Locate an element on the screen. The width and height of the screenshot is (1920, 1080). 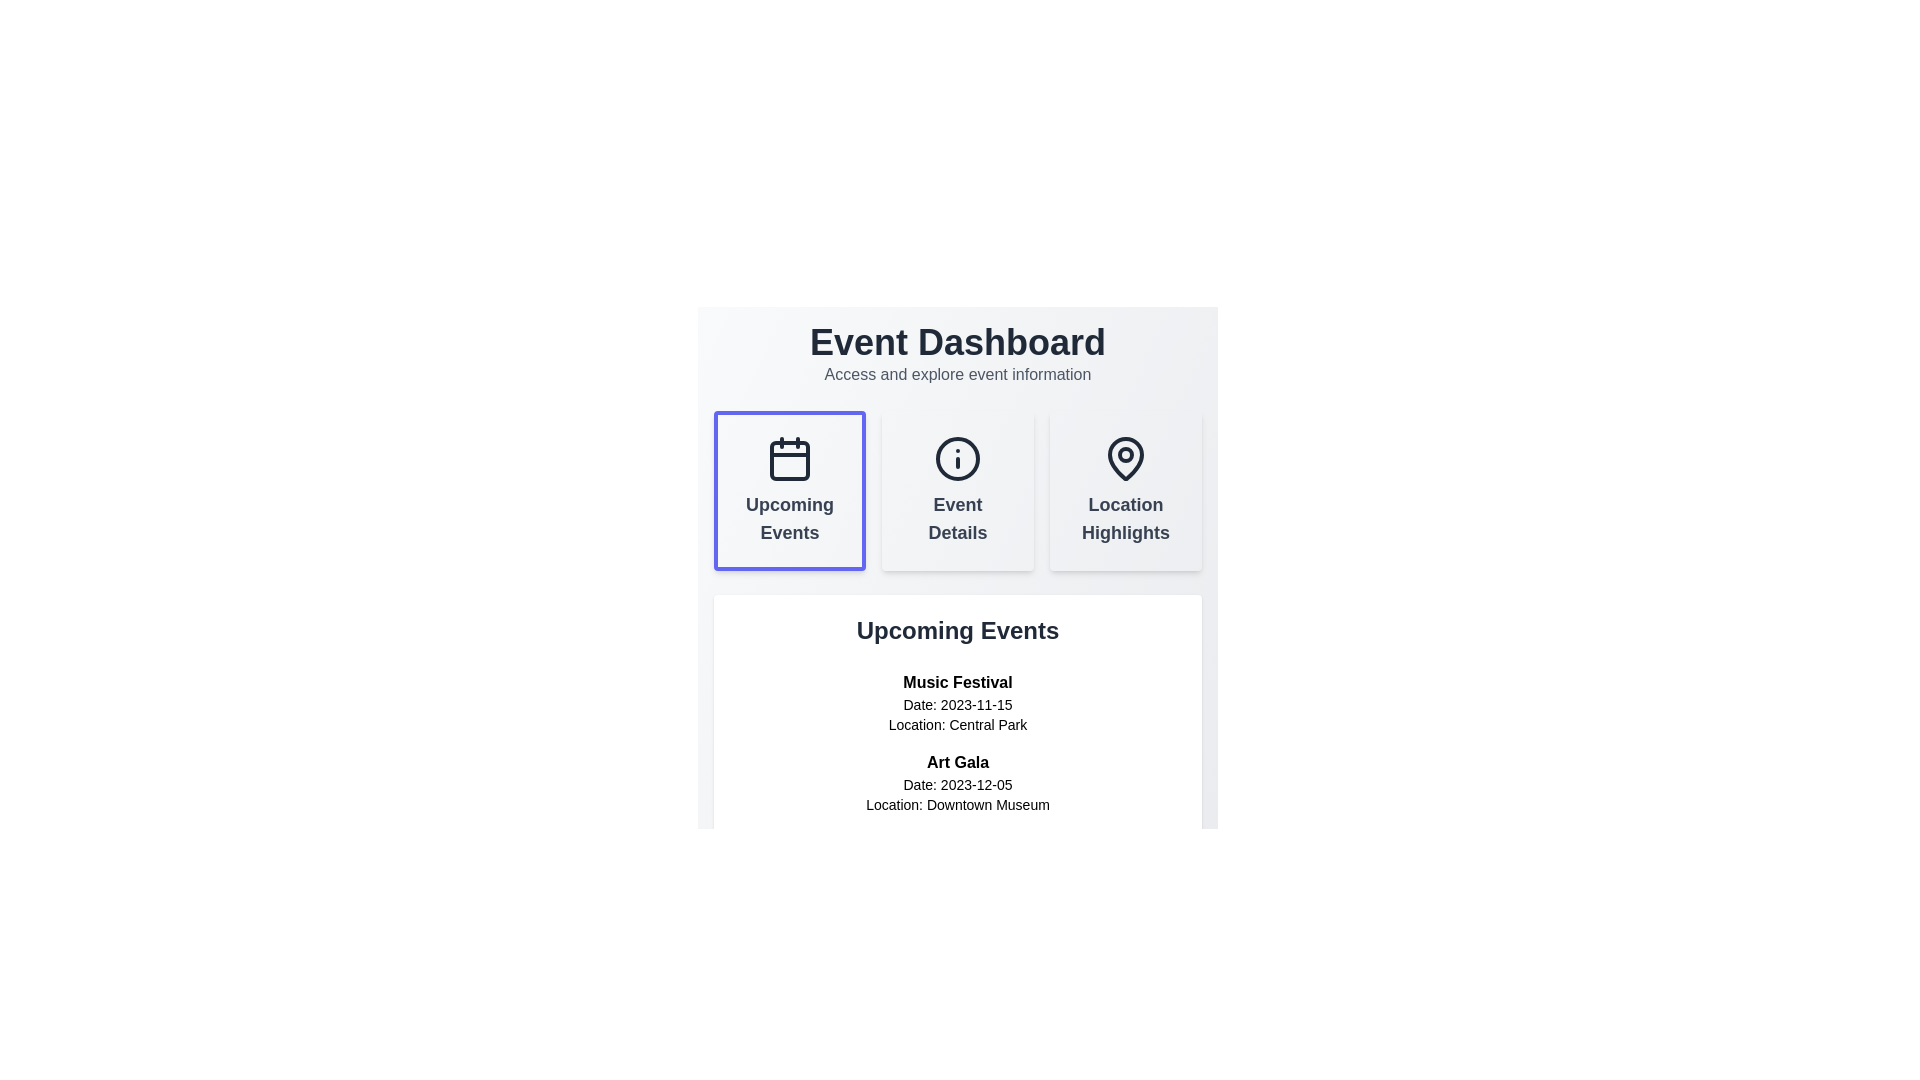
the icon indicating upcoming events, located in the top-left quadrant above the text 'Upcoming Events' is located at coordinates (789, 459).